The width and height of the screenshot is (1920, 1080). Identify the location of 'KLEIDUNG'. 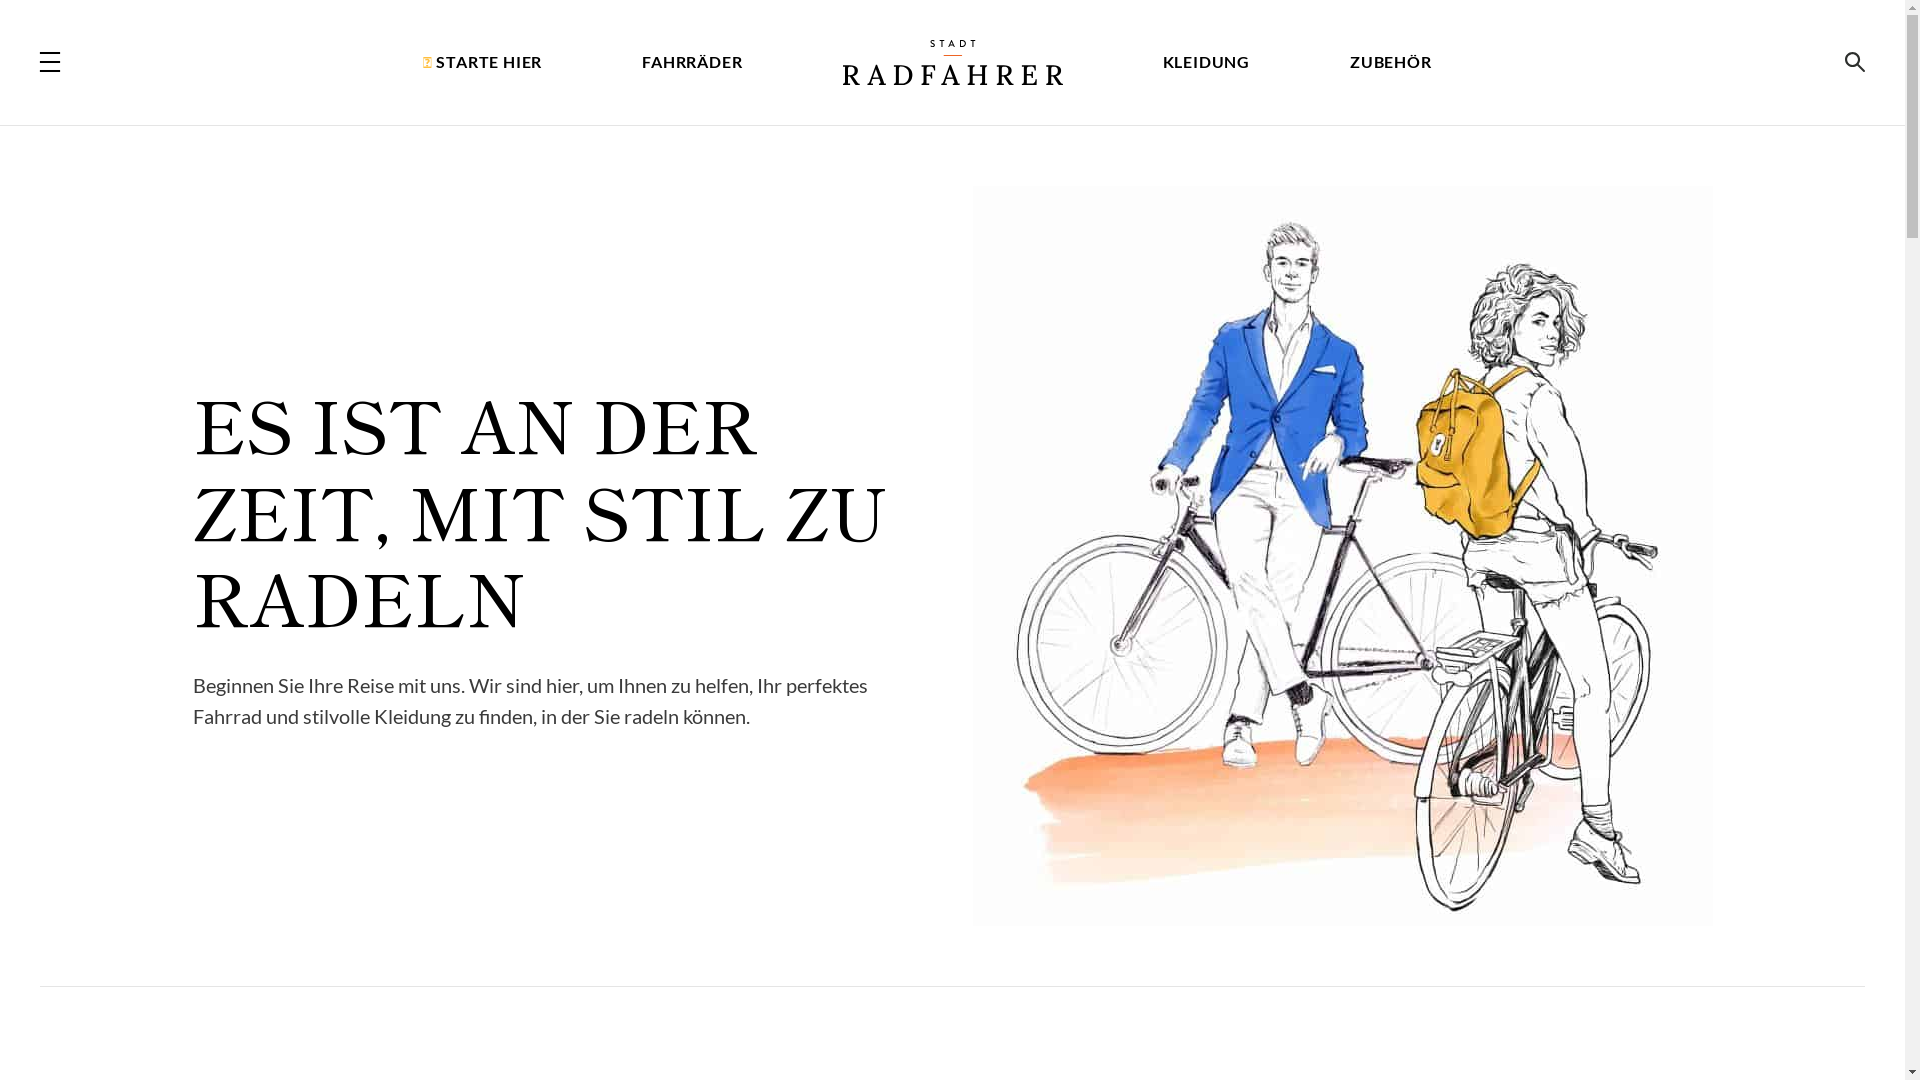
(1204, 60).